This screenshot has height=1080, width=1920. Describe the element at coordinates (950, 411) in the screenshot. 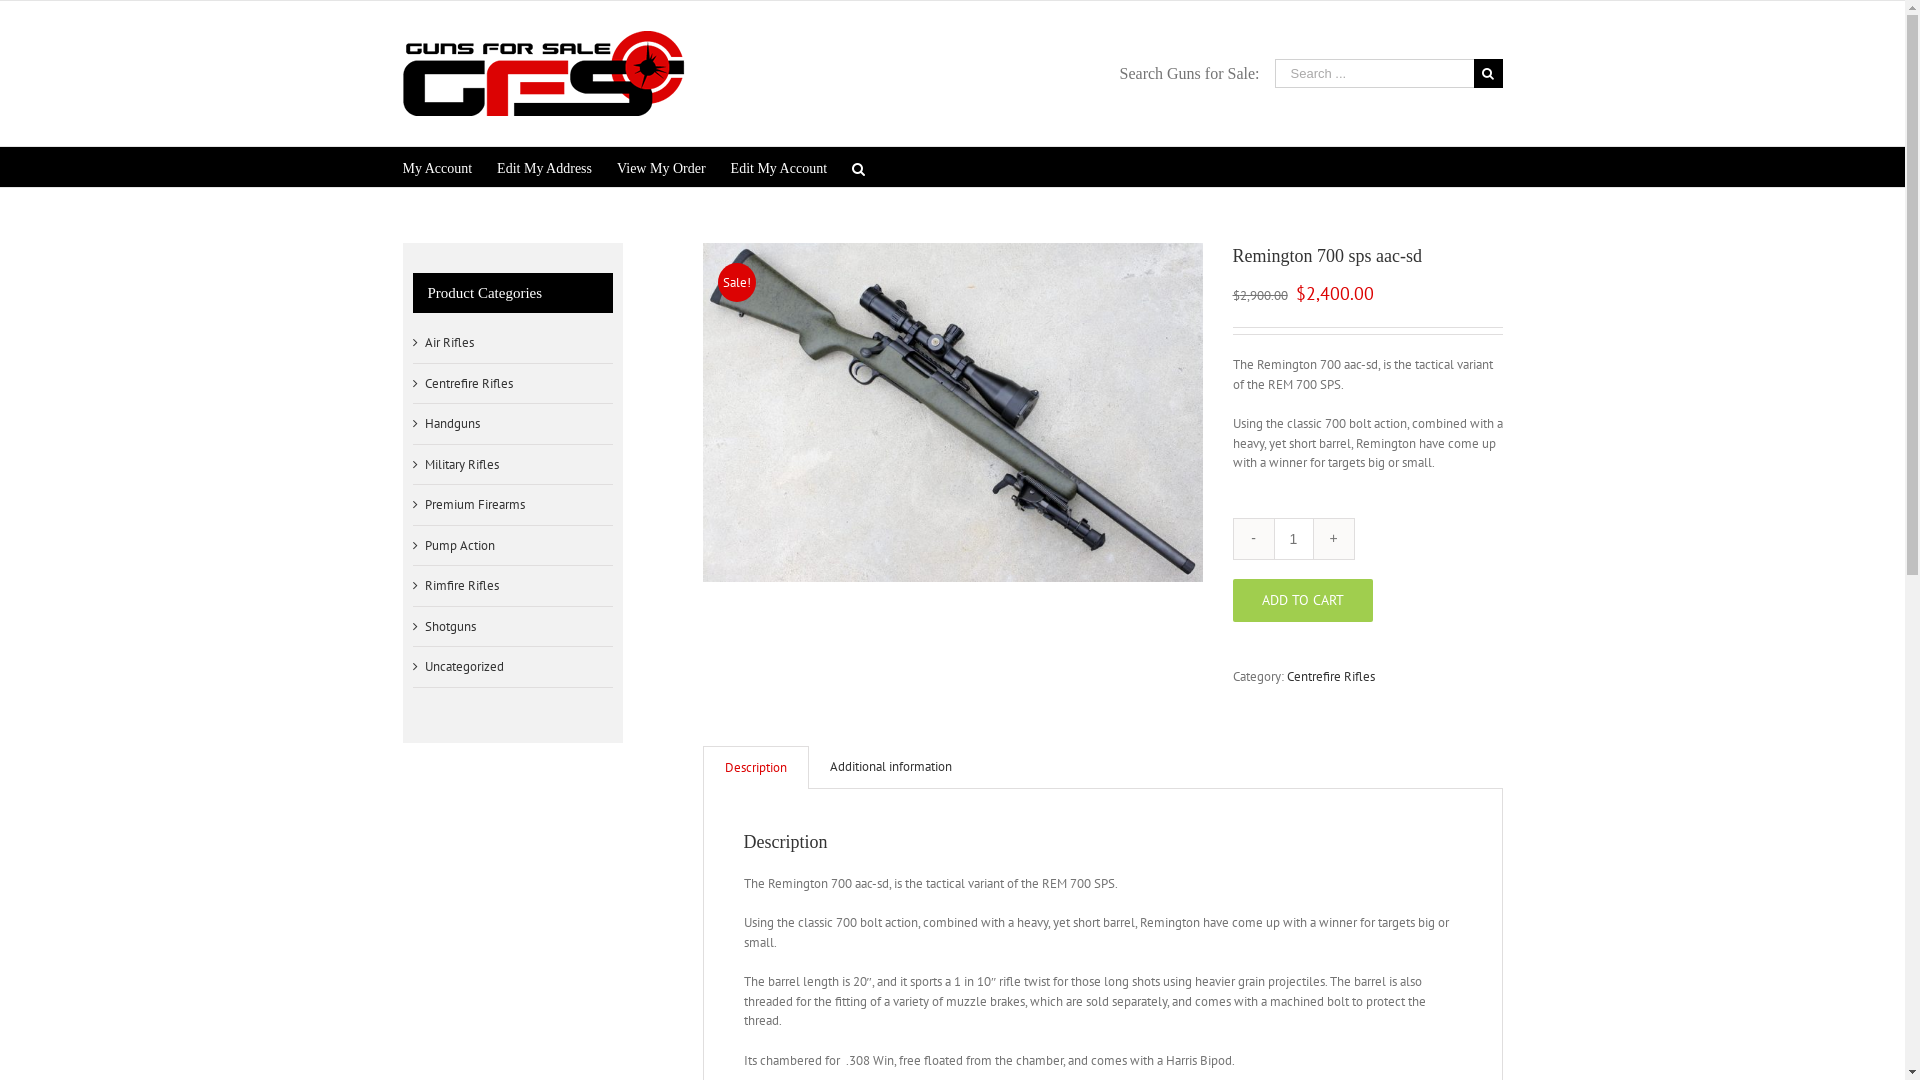

I see `'700aac-sd'` at that location.